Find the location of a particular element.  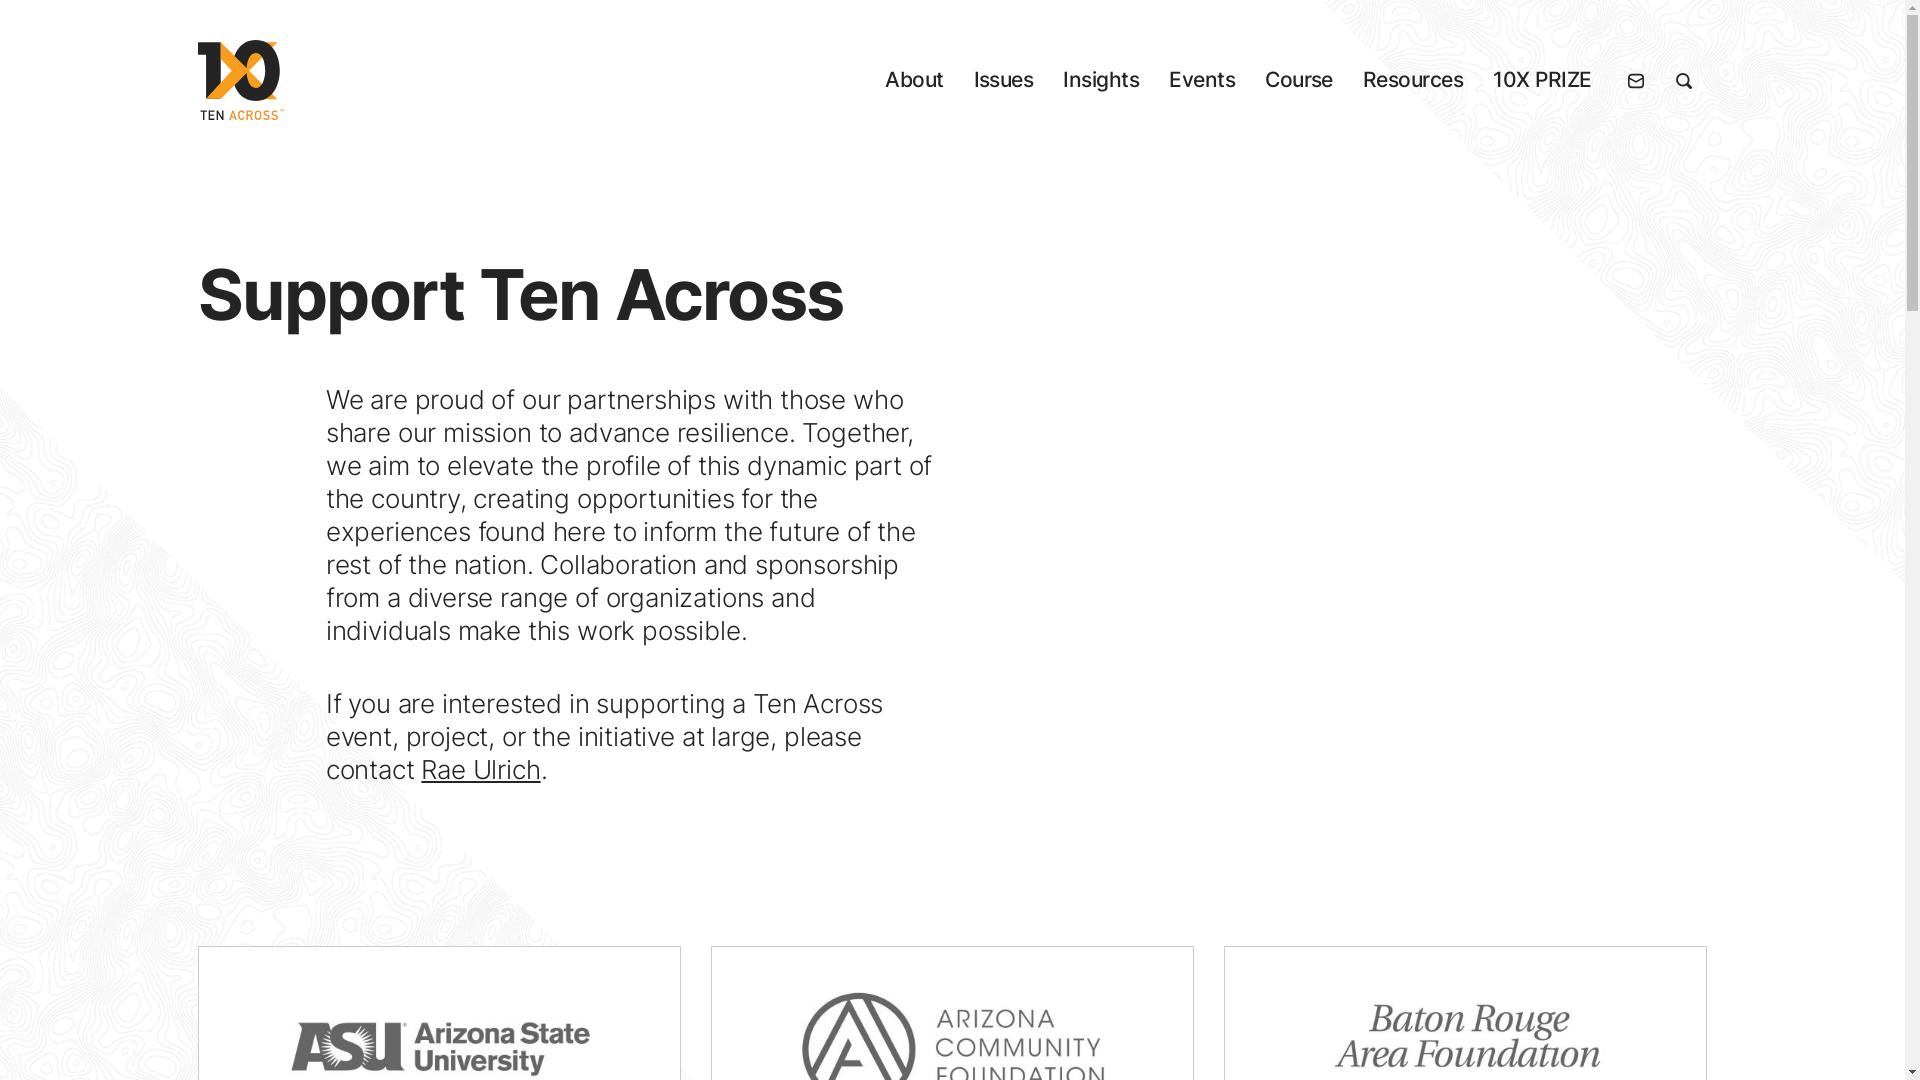

'Rae Ulrich' is located at coordinates (480, 768).